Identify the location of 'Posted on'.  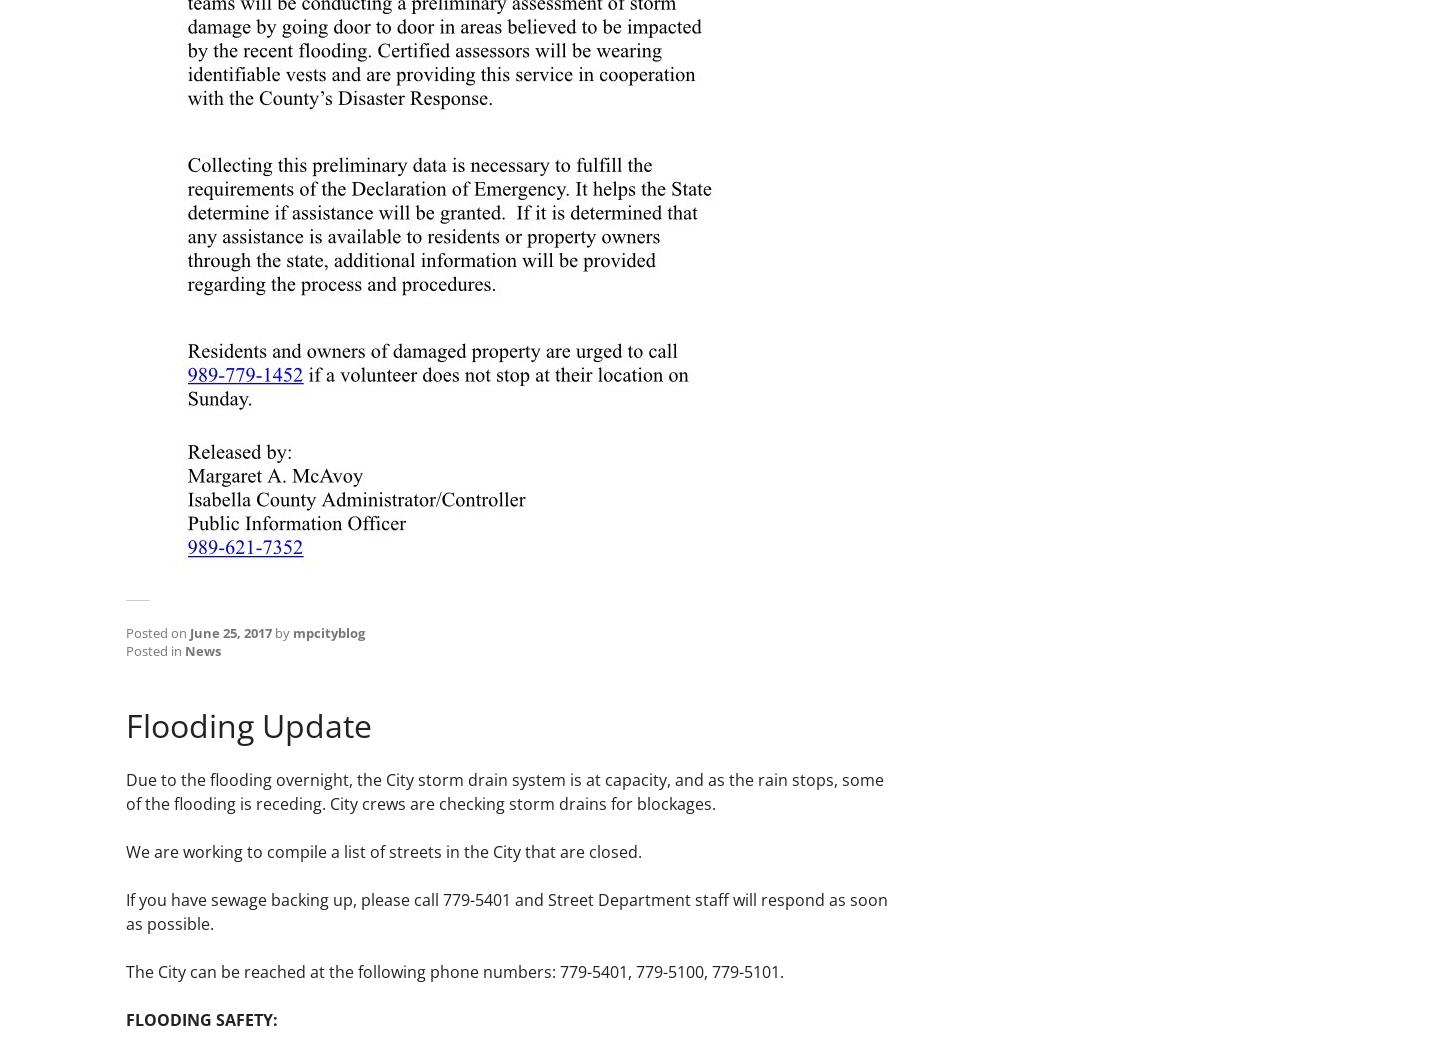
(124, 632).